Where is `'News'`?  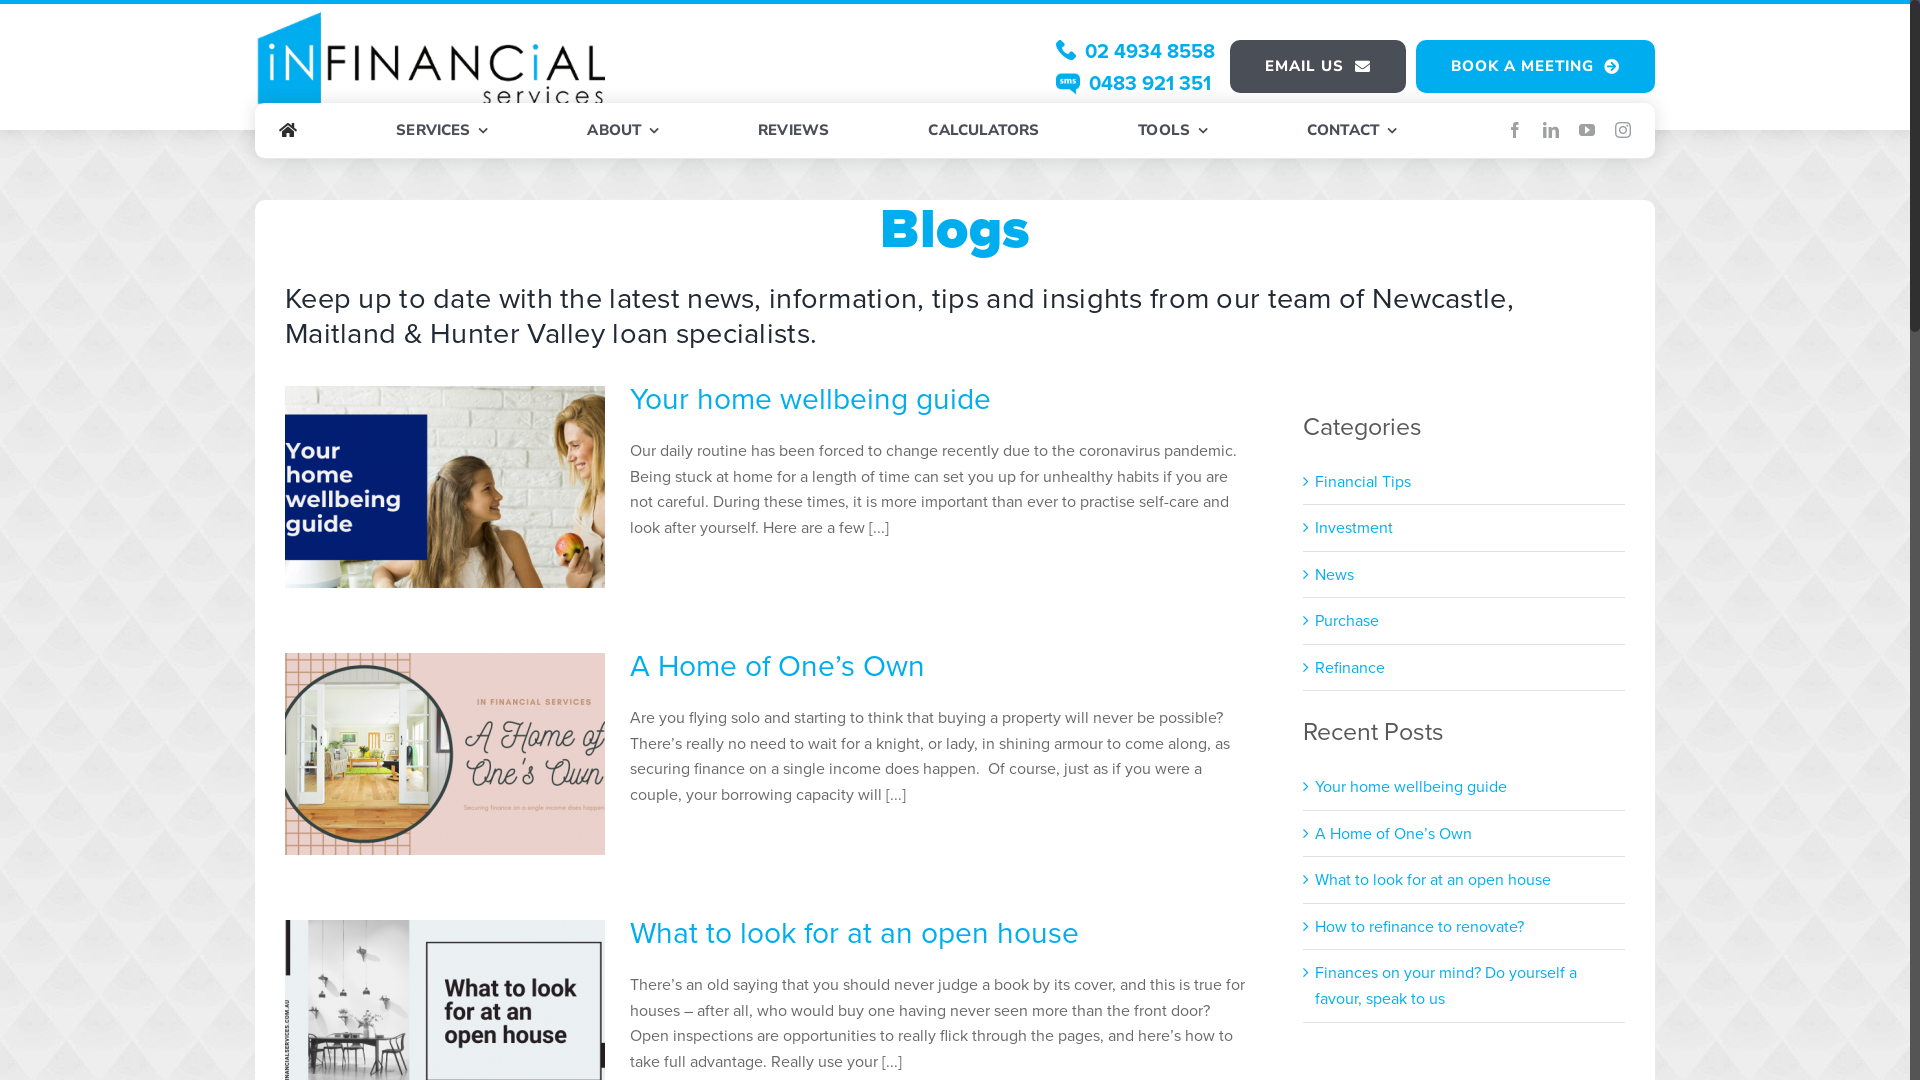
'News' is located at coordinates (1464, 574).